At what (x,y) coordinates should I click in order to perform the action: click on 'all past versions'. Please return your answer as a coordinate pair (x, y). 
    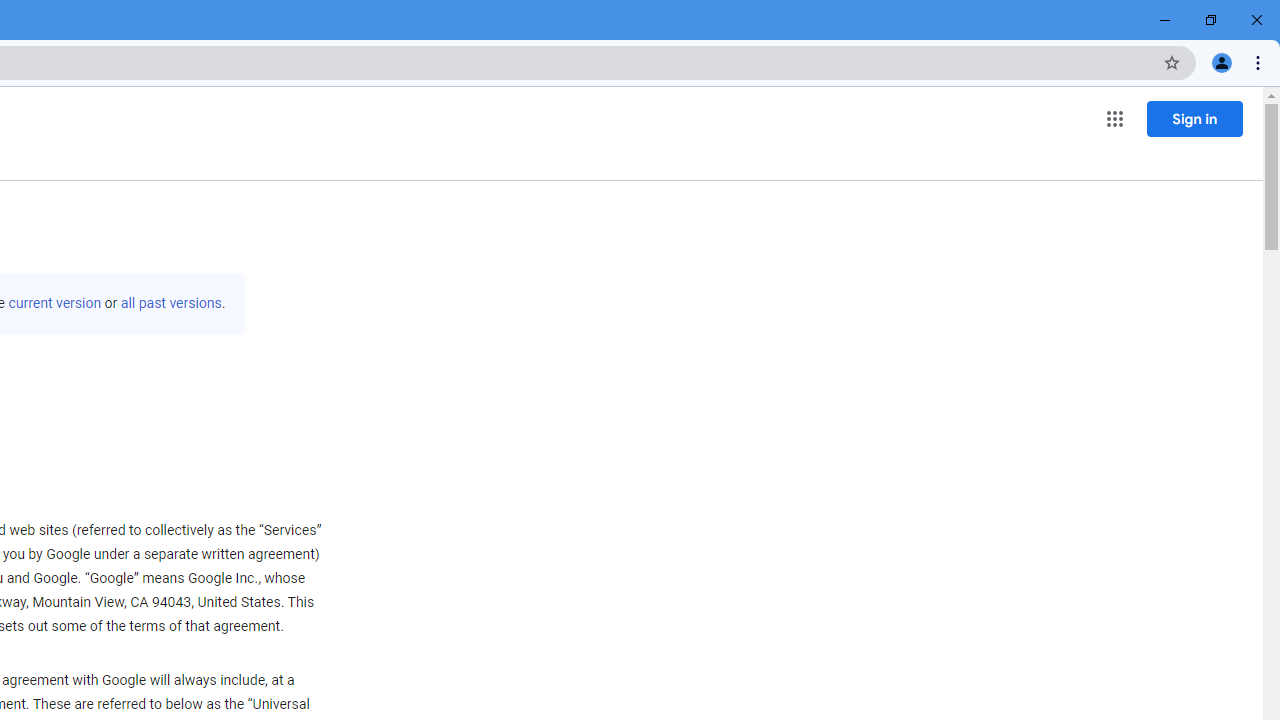
    Looking at the image, I should click on (170, 303).